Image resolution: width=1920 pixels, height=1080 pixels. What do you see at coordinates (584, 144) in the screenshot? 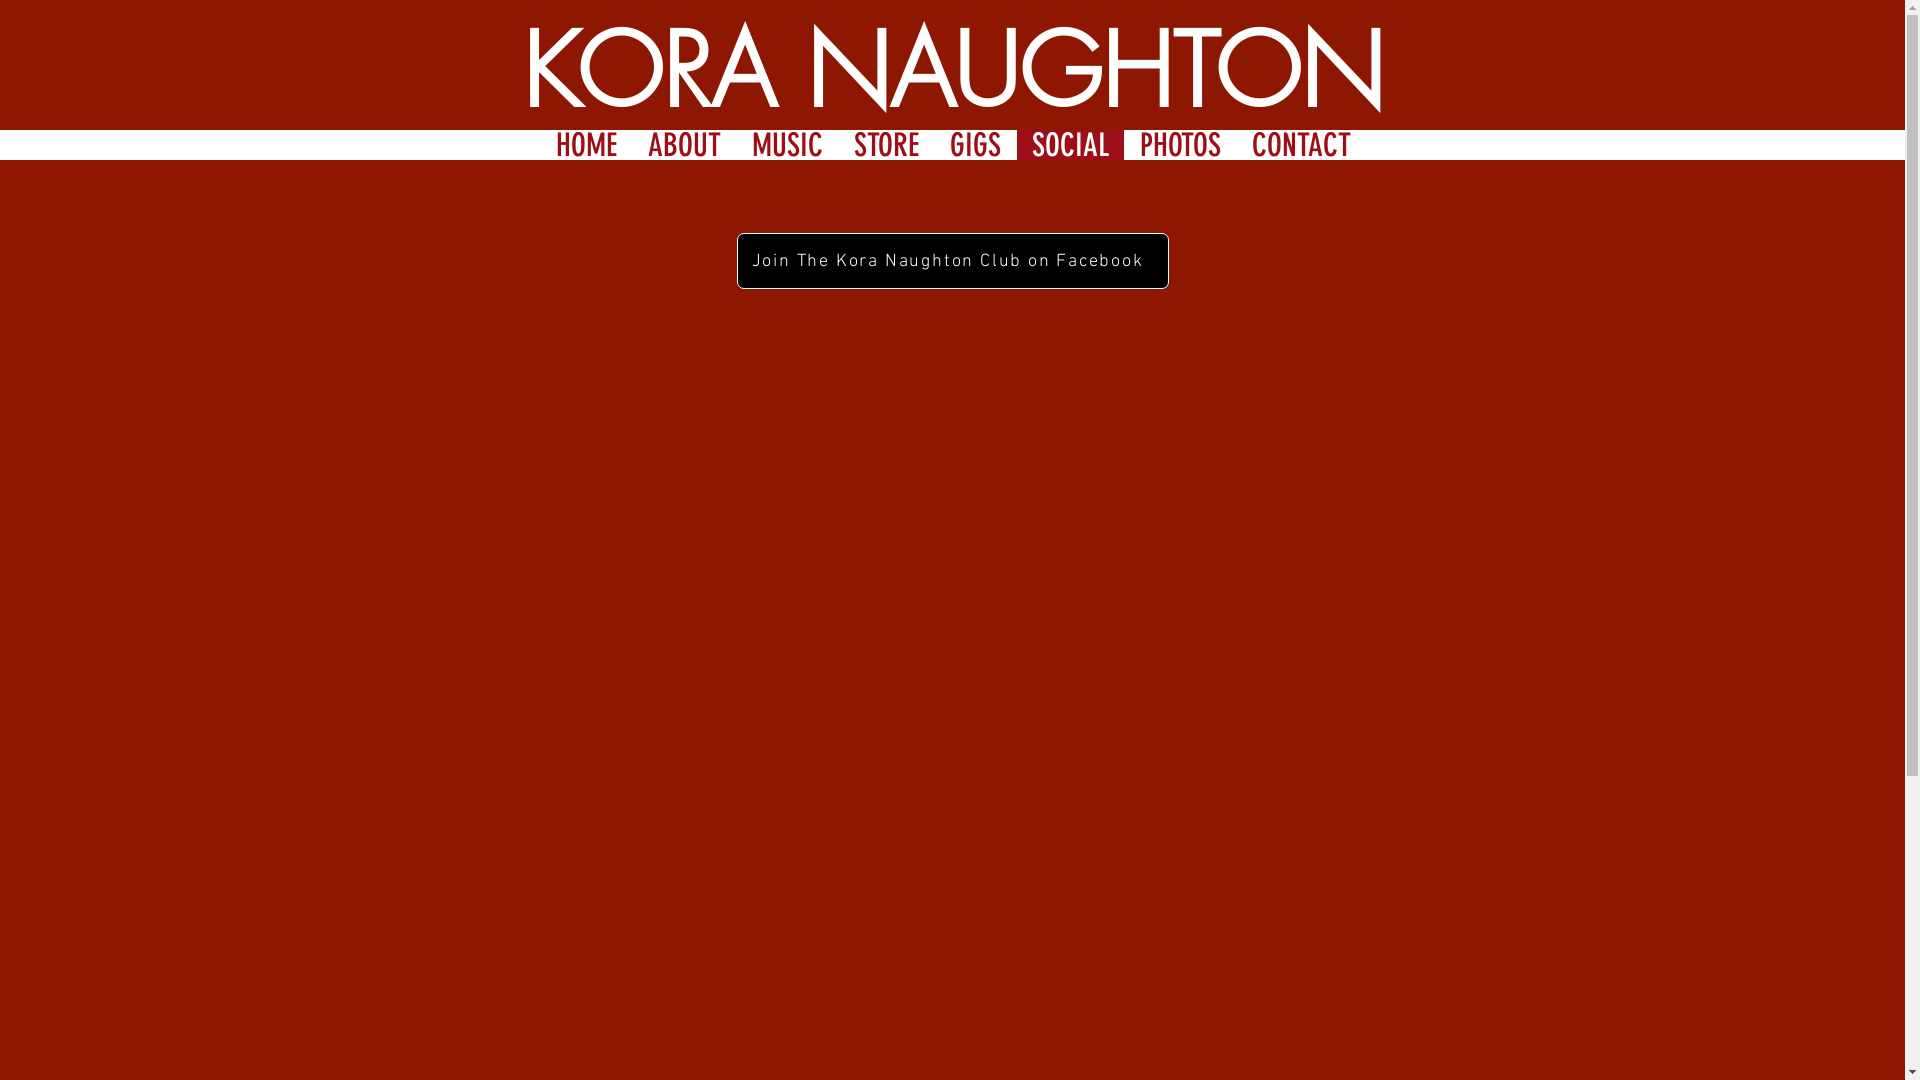
I see `'HOME'` at bounding box center [584, 144].